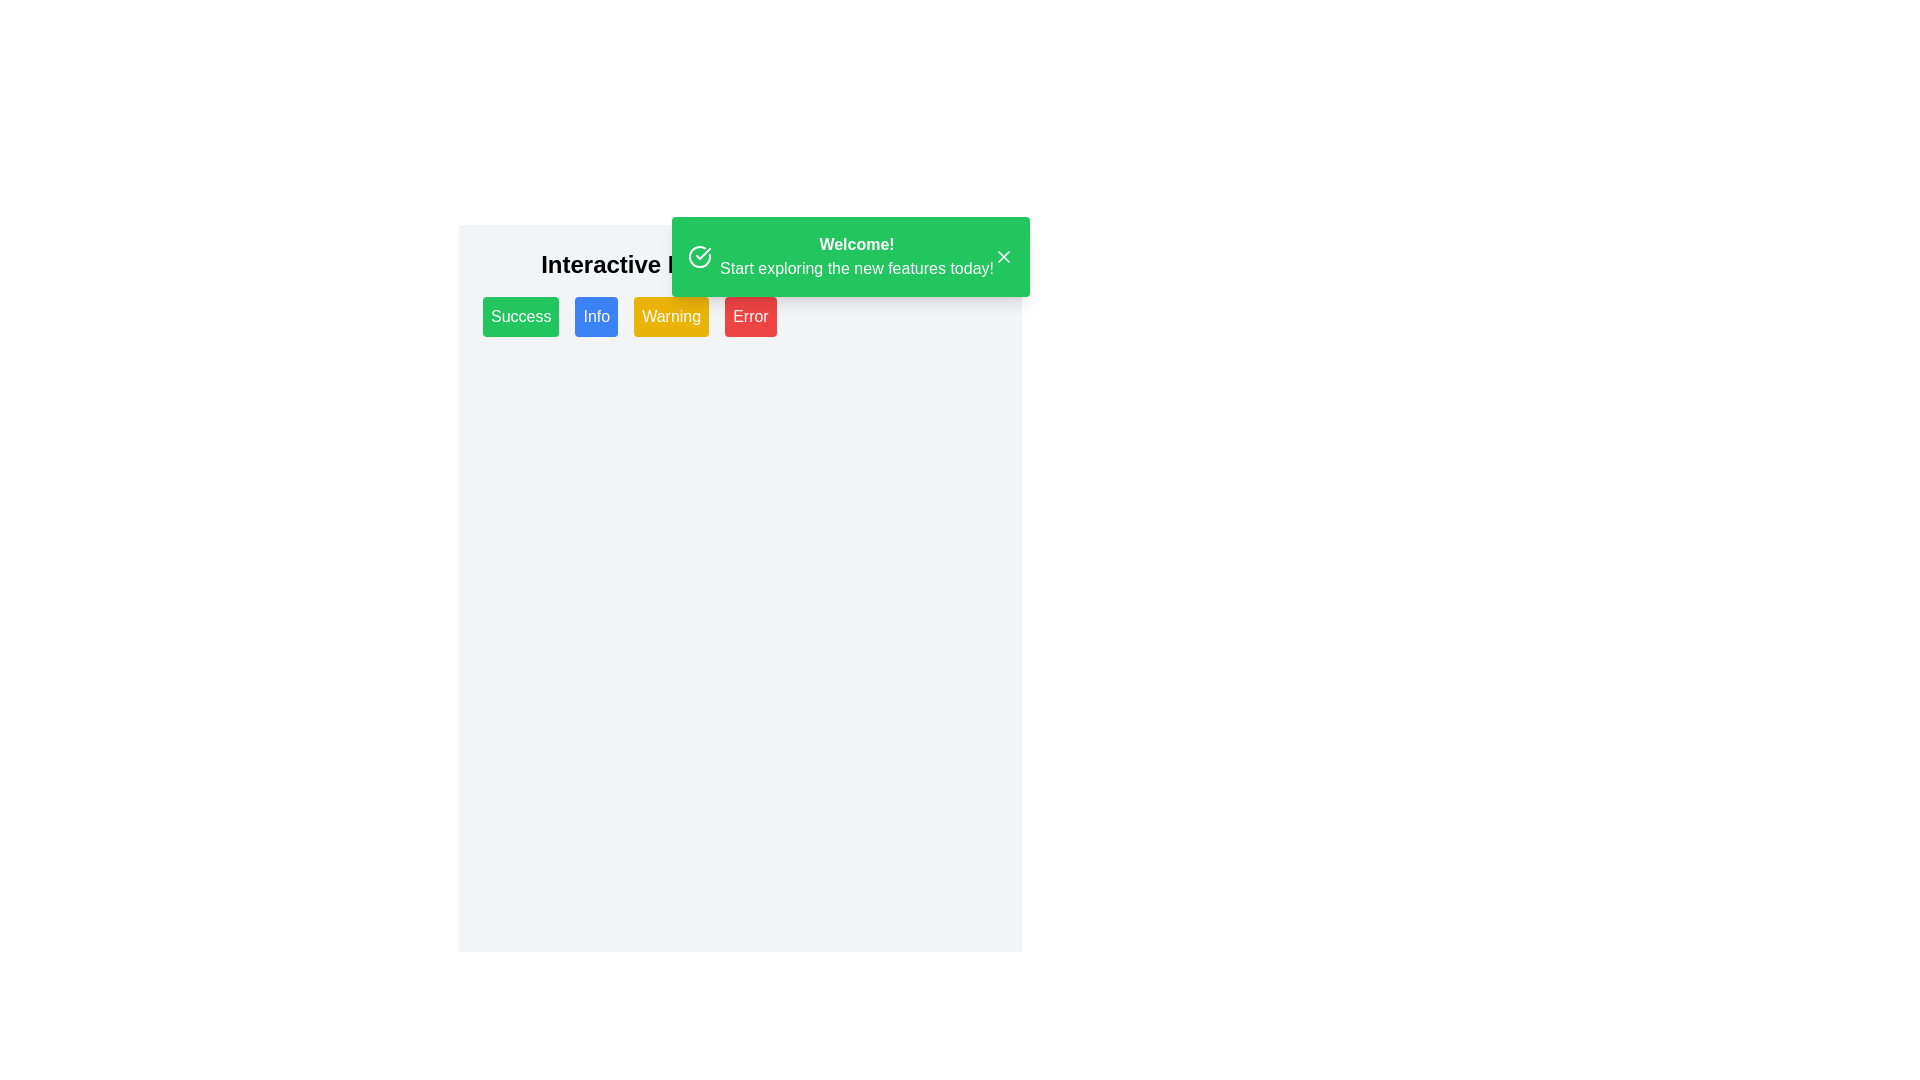 This screenshot has width=1920, height=1080. Describe the element at coordinates (749, 315) in the screenshot. I see `the 'Error' button located at the far right of the row containing 'Success', 'Info', and 'Warning'` at that location.